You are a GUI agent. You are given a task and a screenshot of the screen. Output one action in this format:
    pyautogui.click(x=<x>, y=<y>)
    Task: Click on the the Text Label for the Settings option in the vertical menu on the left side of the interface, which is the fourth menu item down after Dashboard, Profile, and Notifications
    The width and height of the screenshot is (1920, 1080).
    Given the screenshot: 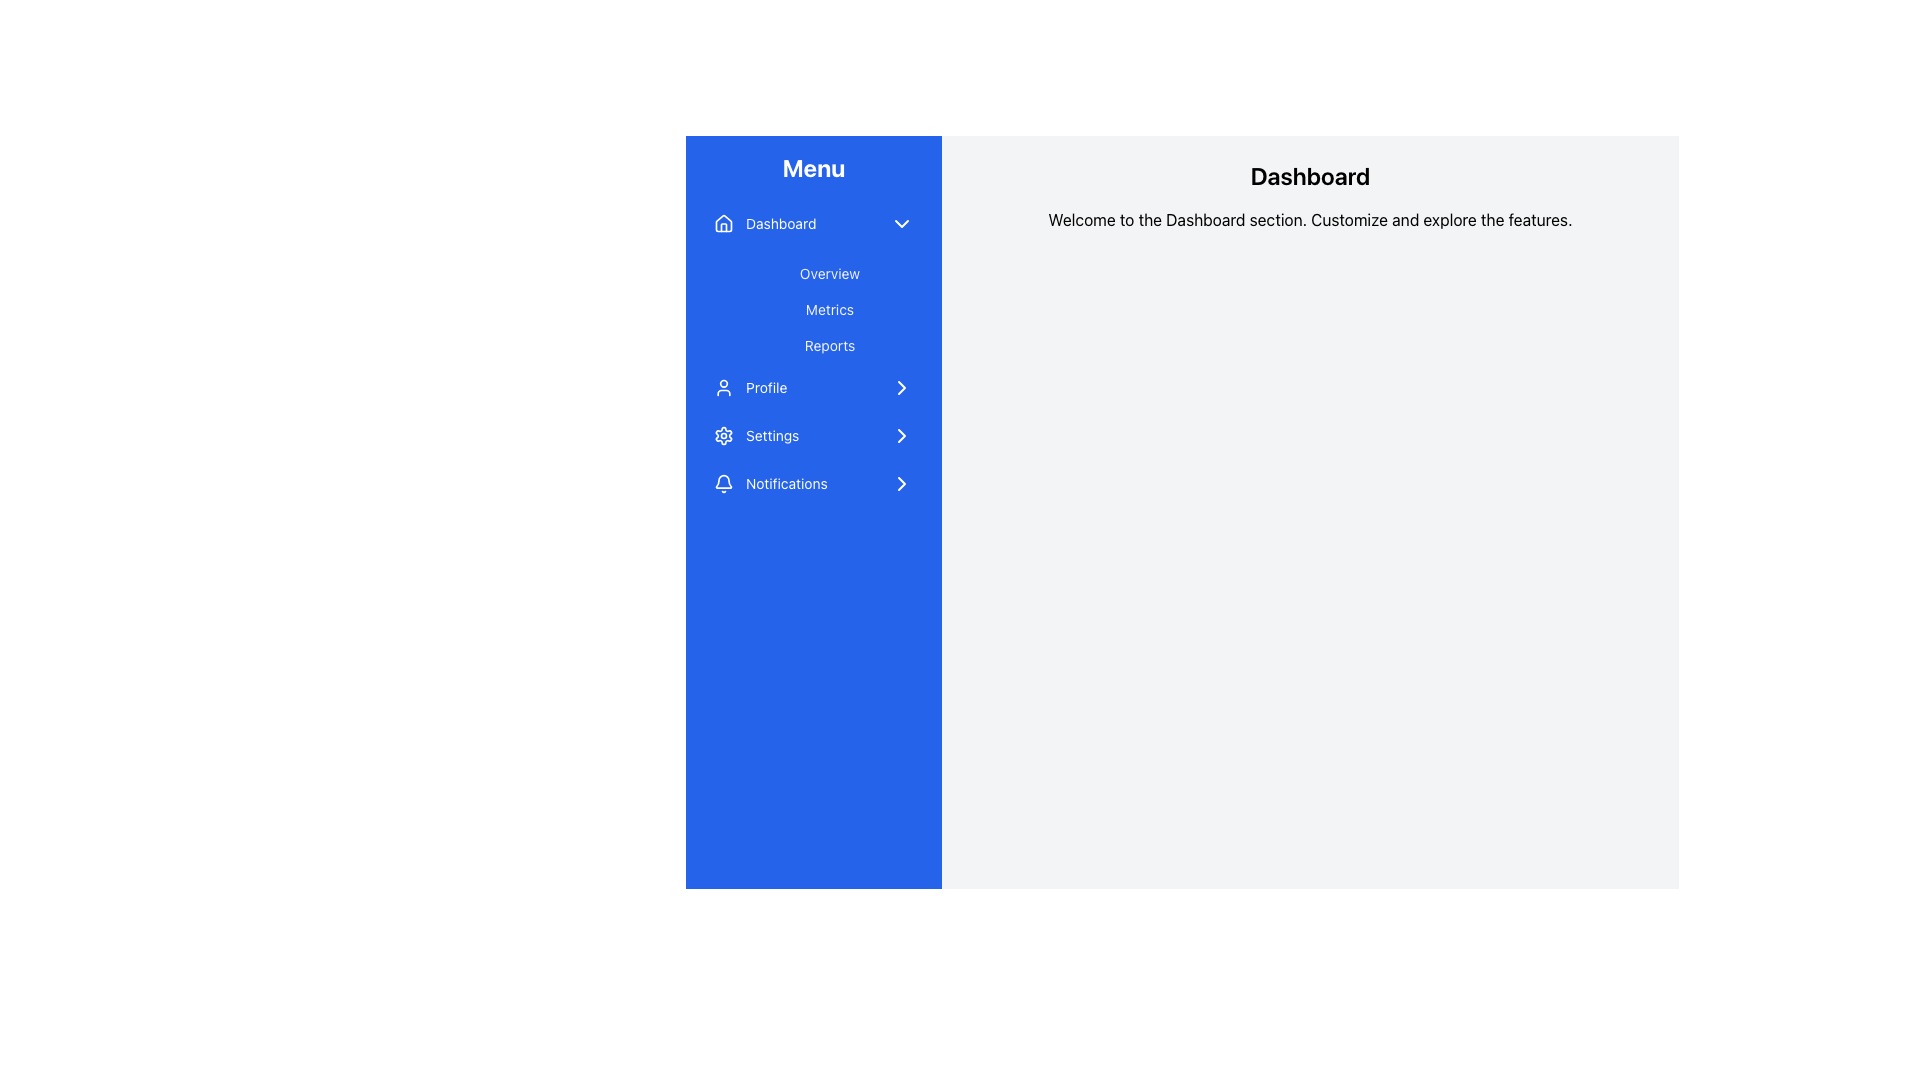 What is the action you would take?
    pyautogui.click(x=771, y=434)
    